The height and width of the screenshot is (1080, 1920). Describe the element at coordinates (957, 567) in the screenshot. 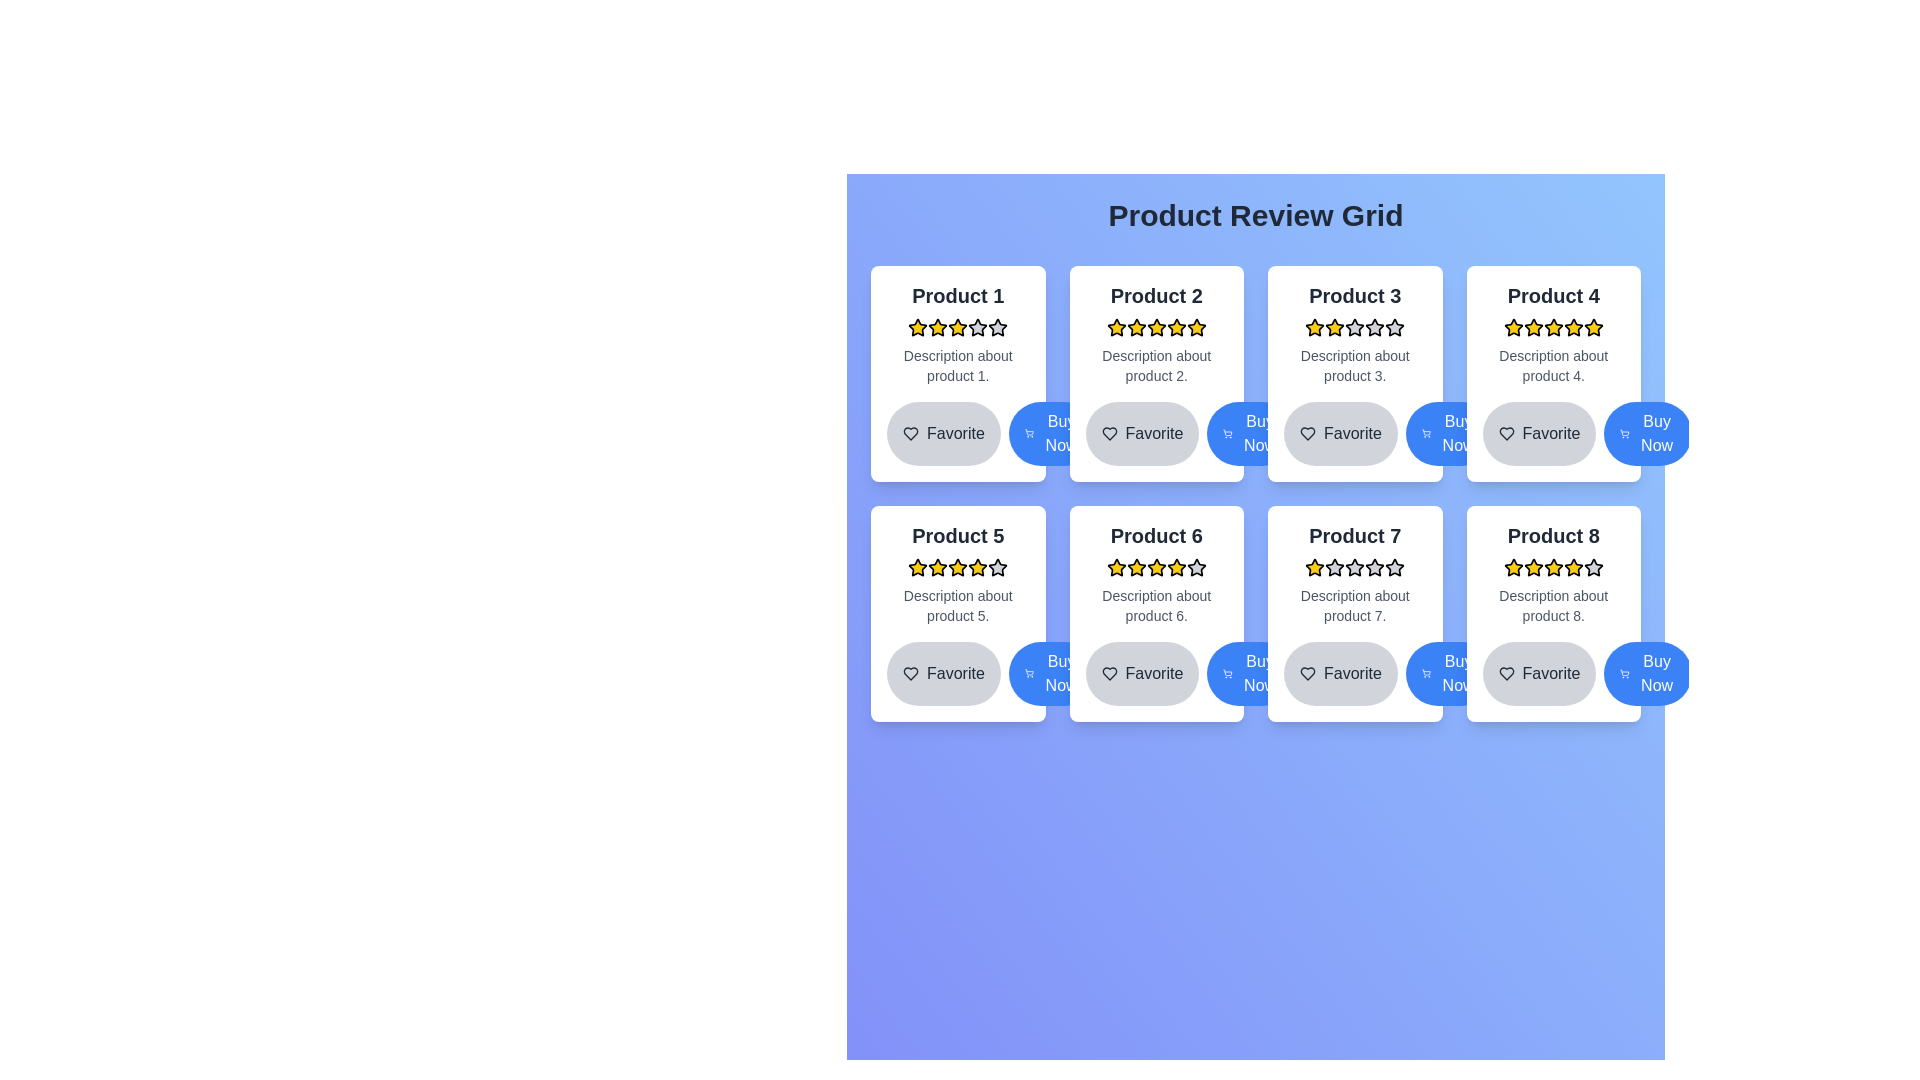

I see `the 4-star rating stars row located in the 'Product 5' card to modify the rating` at that location.